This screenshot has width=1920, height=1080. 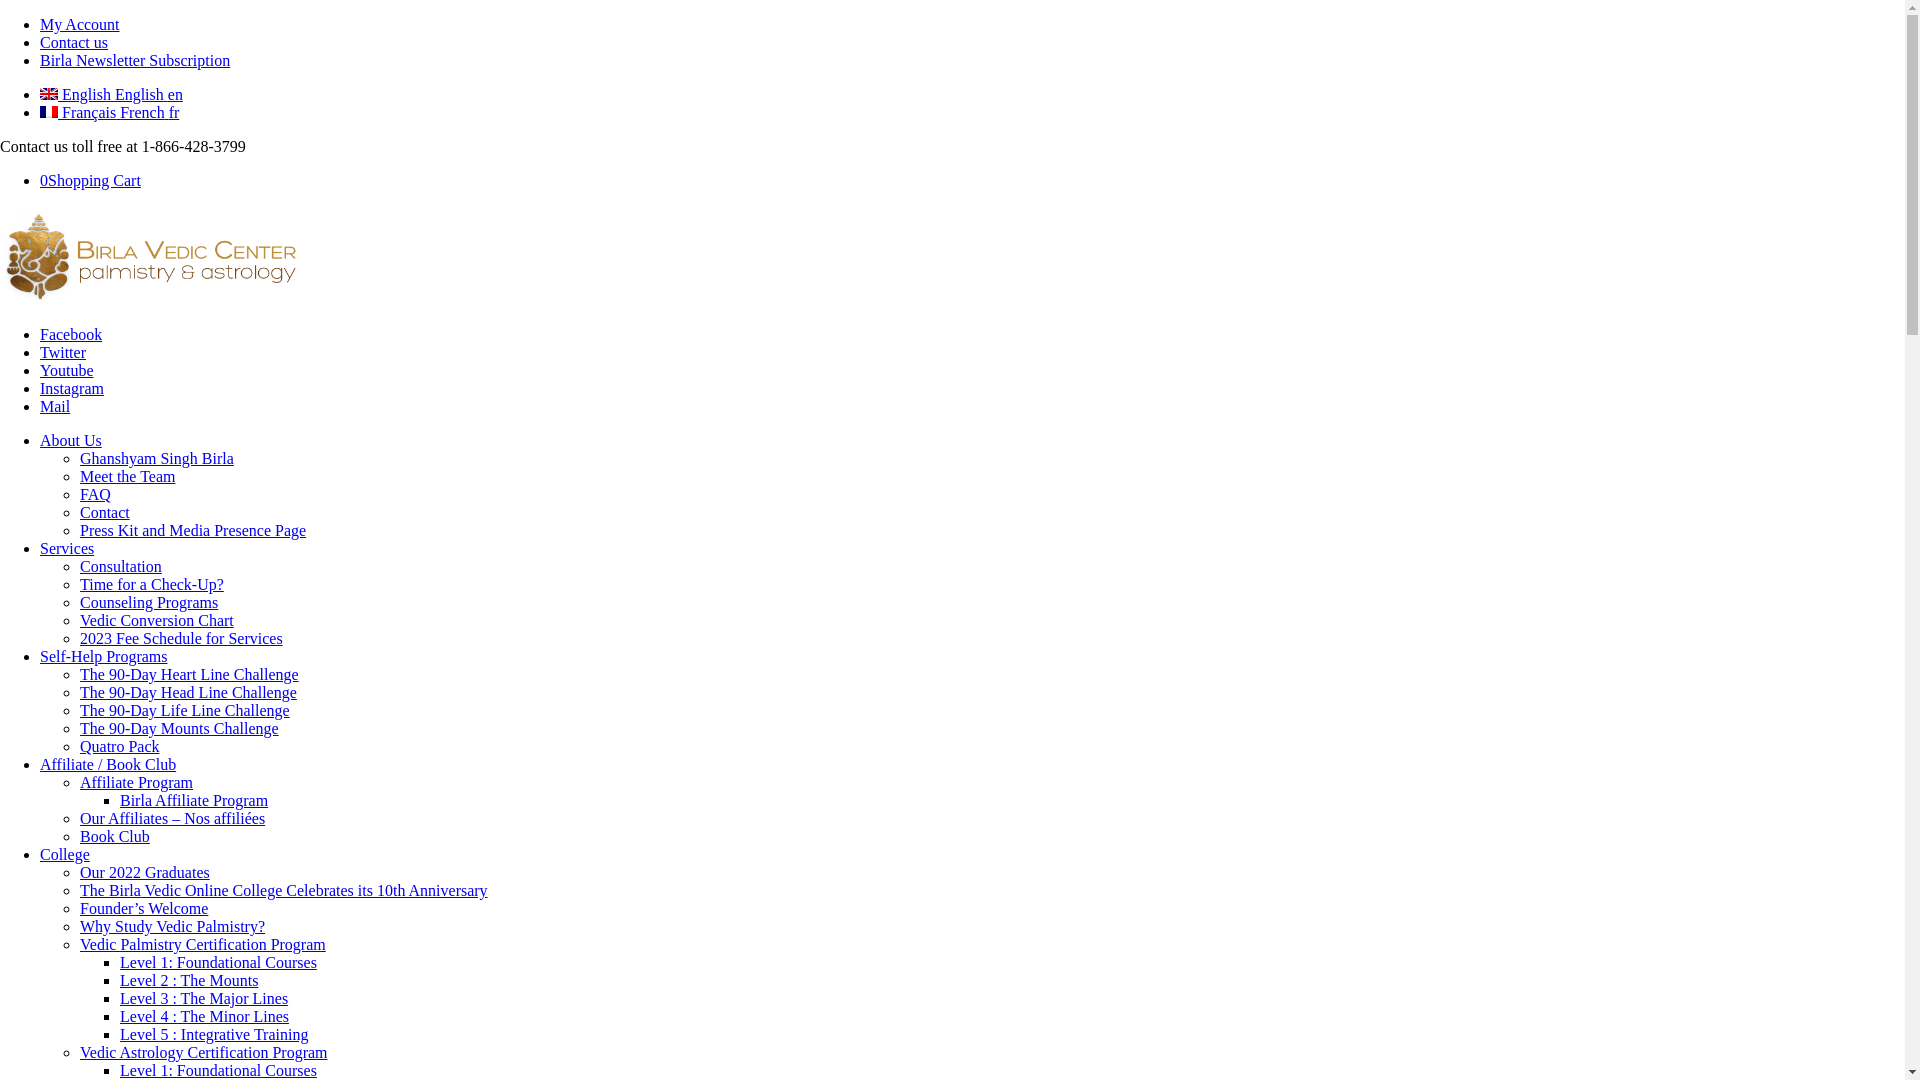 What do you see at coordinates (133, 59) in the screenshot?
I see `'Birla Newsletter Subscription'` at bounding box center [133, 59].